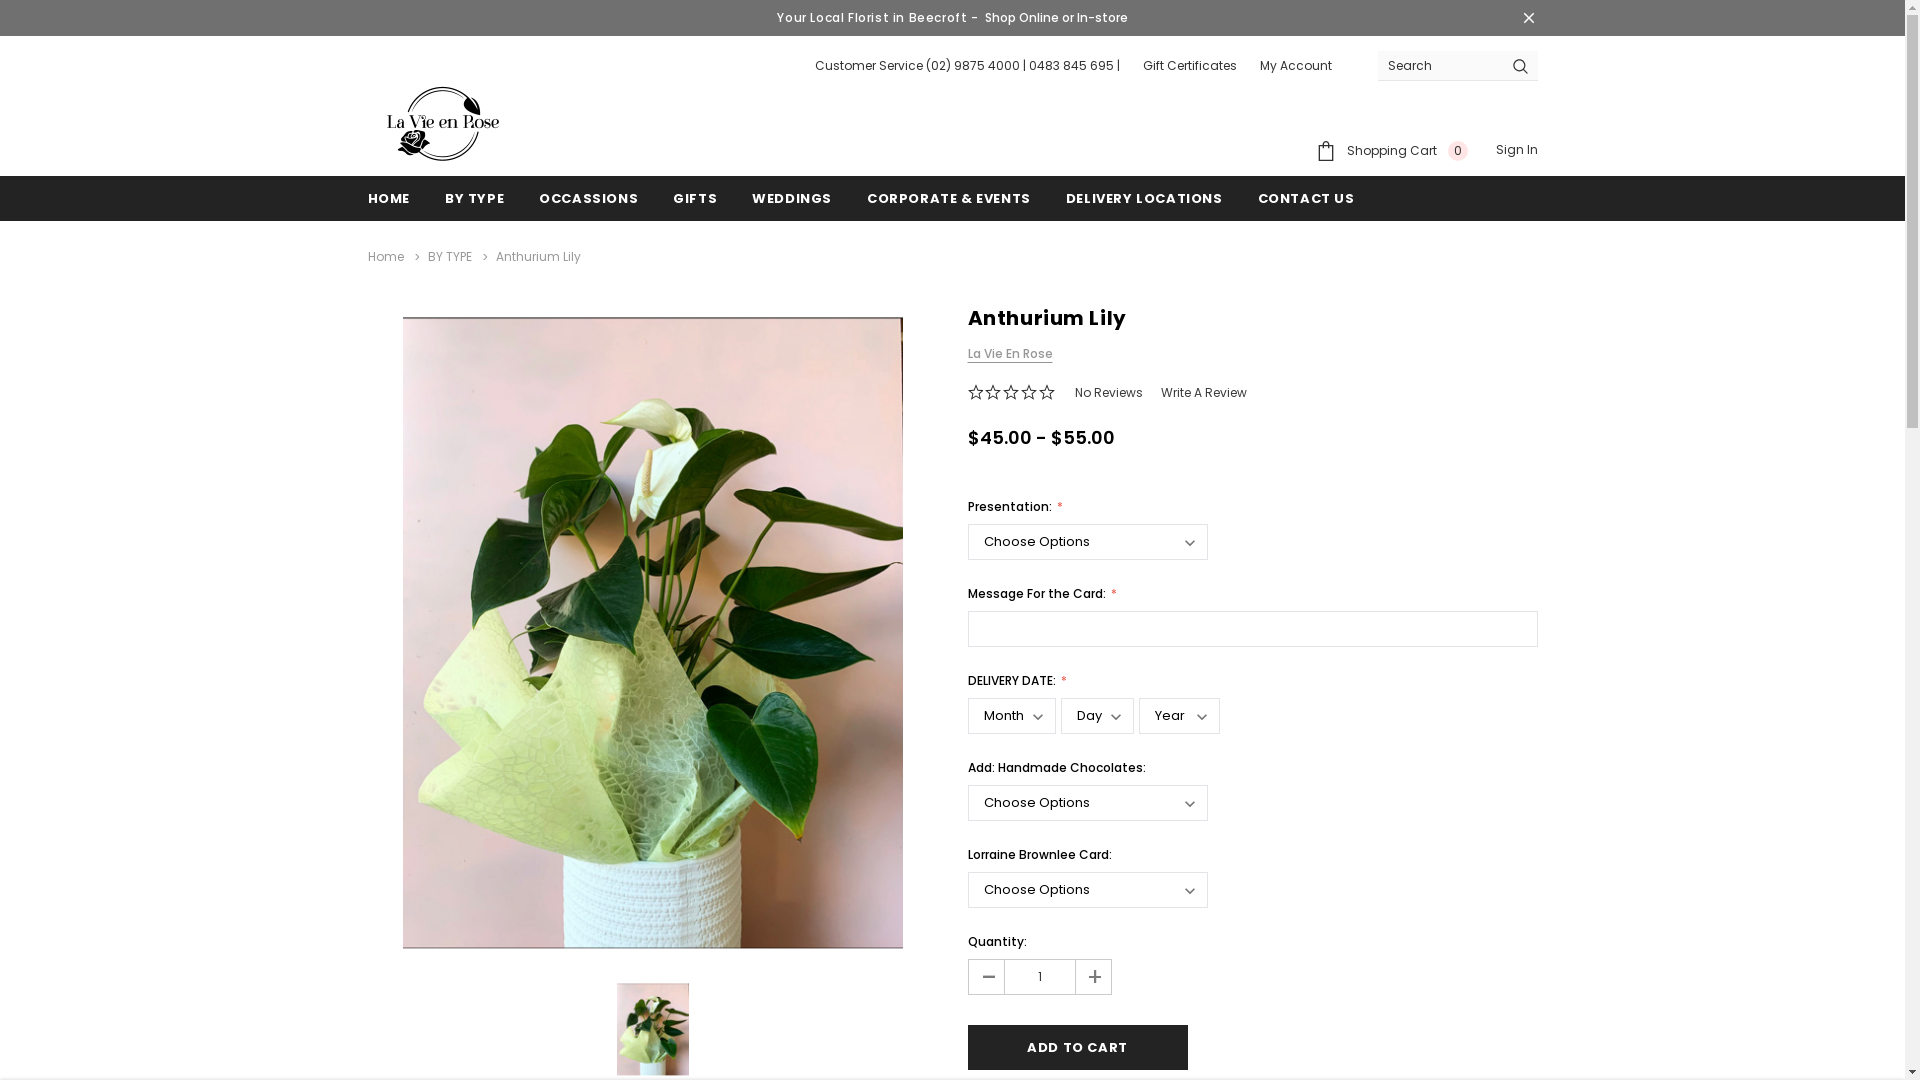 The image size is (1920, 1080). What do you see at coordinates (1055, 18) in the screenshot?
I see `'Shop Online or In-store'` at bounding box center [1055, 18].